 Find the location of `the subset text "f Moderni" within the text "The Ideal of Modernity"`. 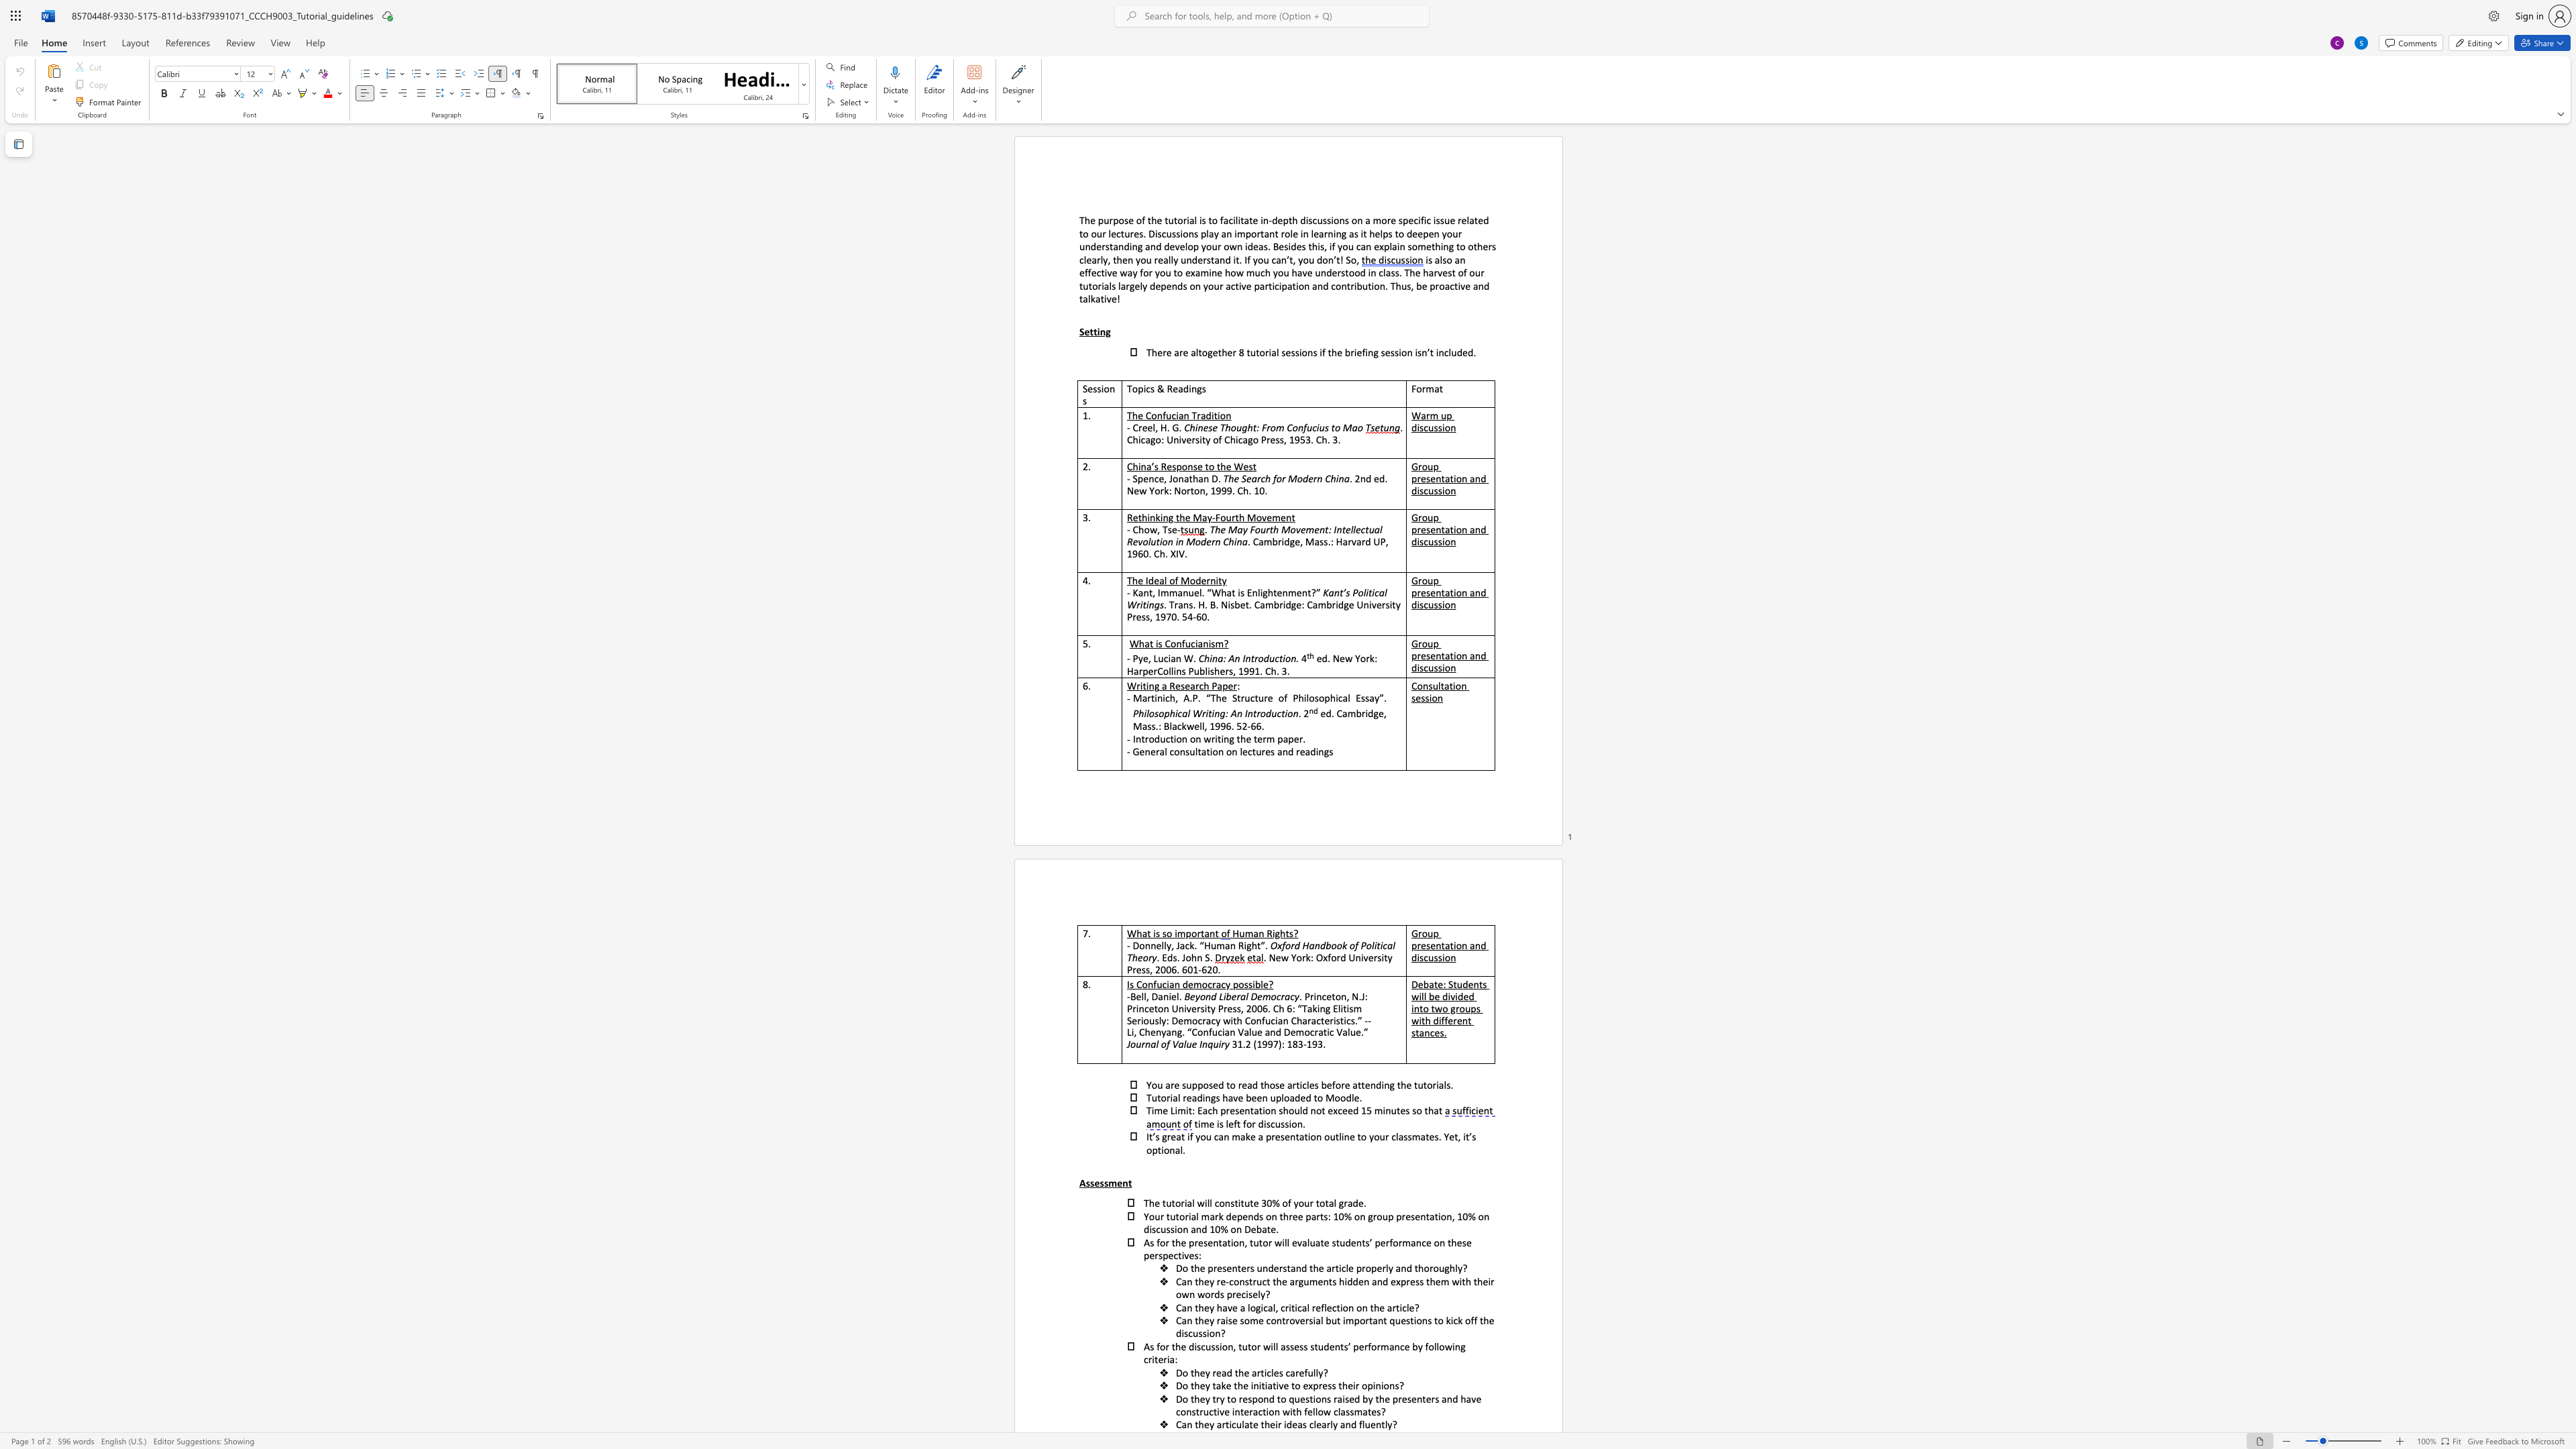

the subset text "f Moderni" within the text "The Ideal of Modernity" is located at coordinates (1173, 580).